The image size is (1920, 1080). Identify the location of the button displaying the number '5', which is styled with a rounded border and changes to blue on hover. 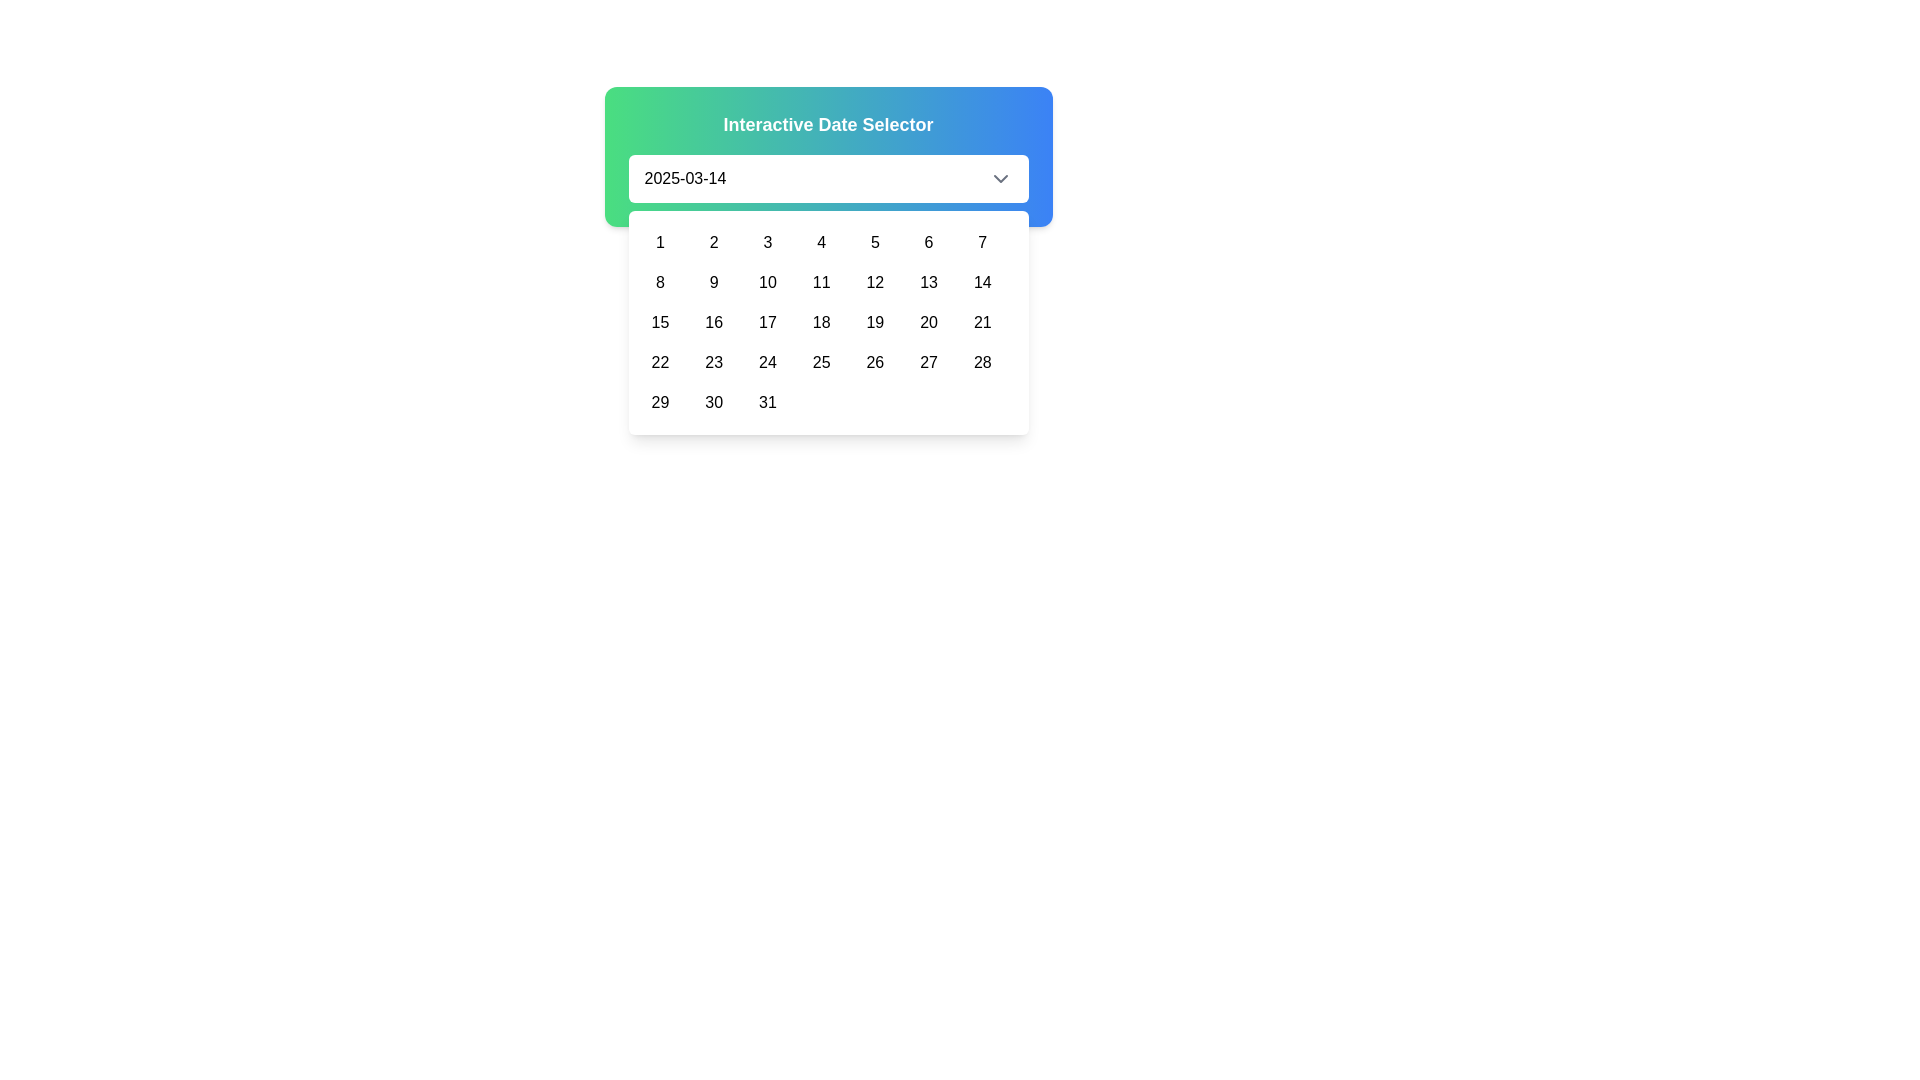
(875, 242).